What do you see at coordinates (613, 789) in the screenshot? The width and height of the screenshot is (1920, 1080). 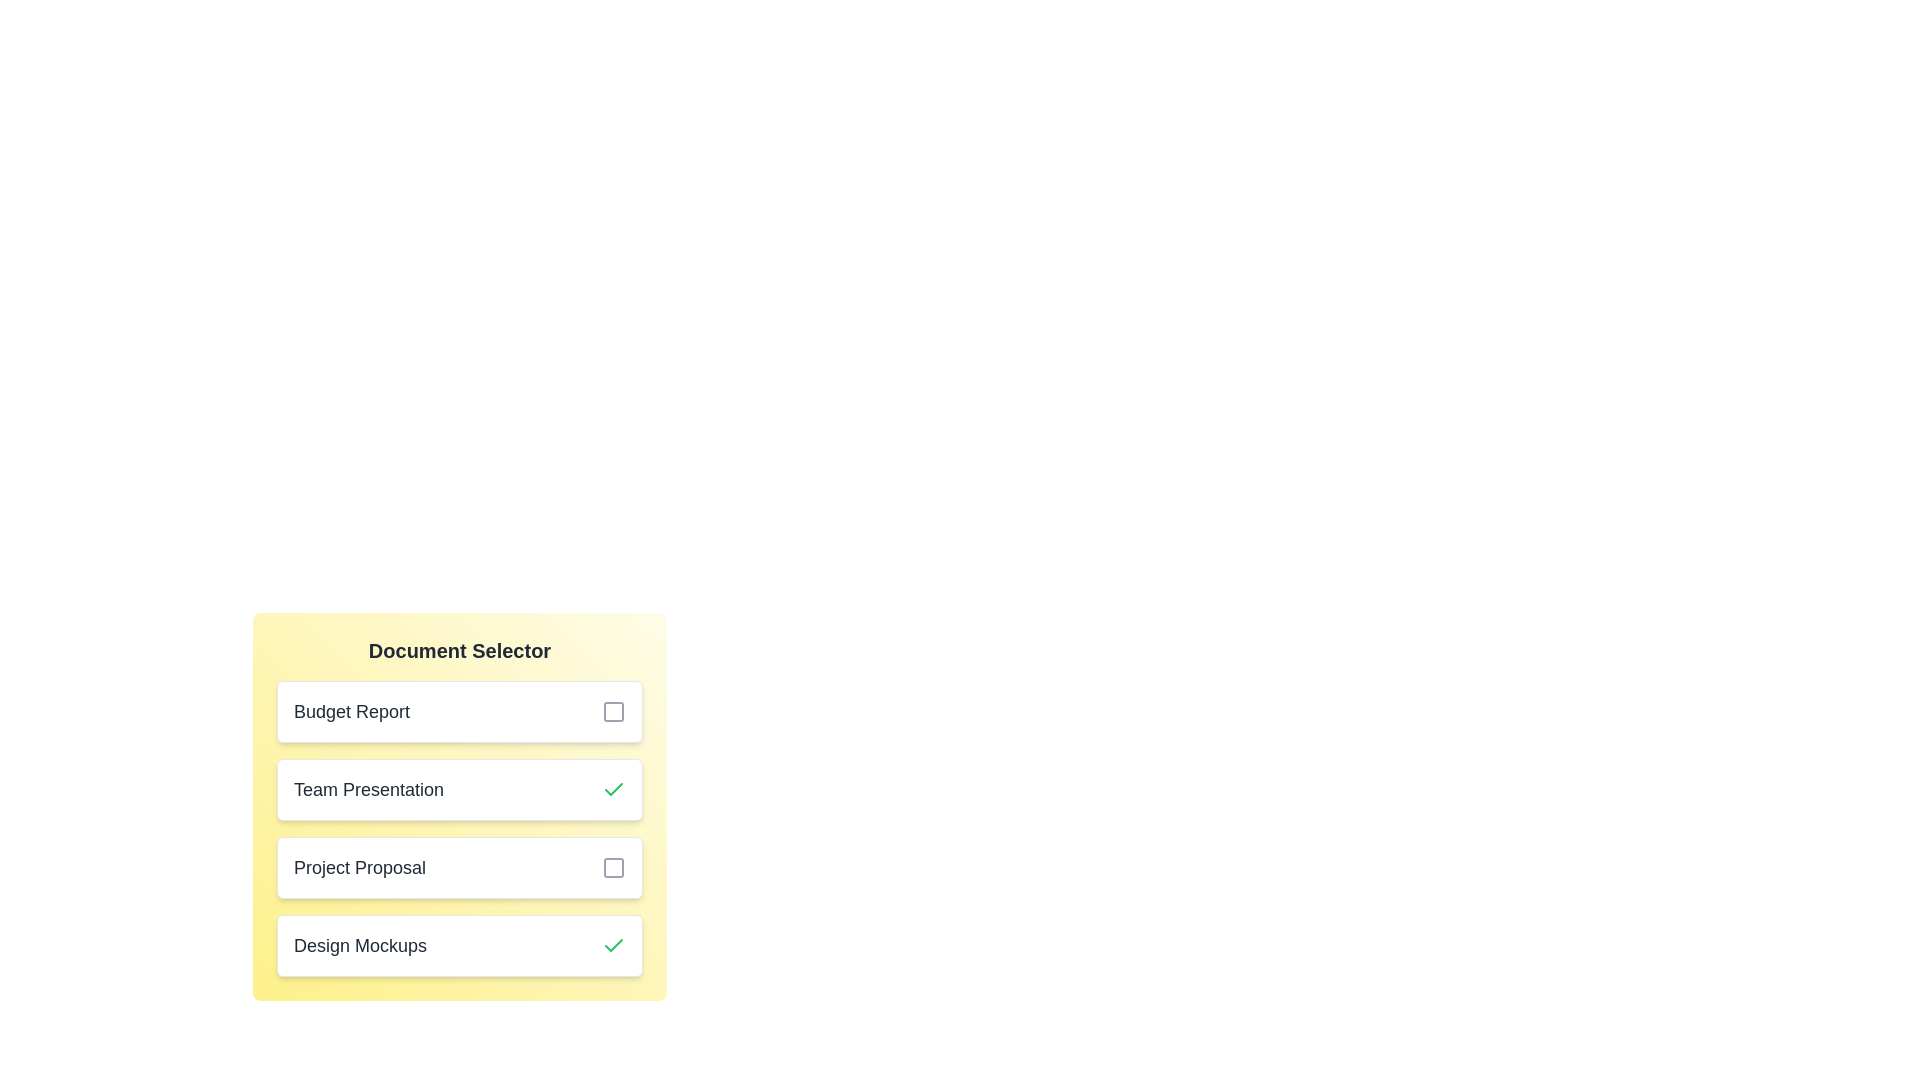 I see `the document Team Presentation by clicking its checkbox` at bounding box center [613, 789].